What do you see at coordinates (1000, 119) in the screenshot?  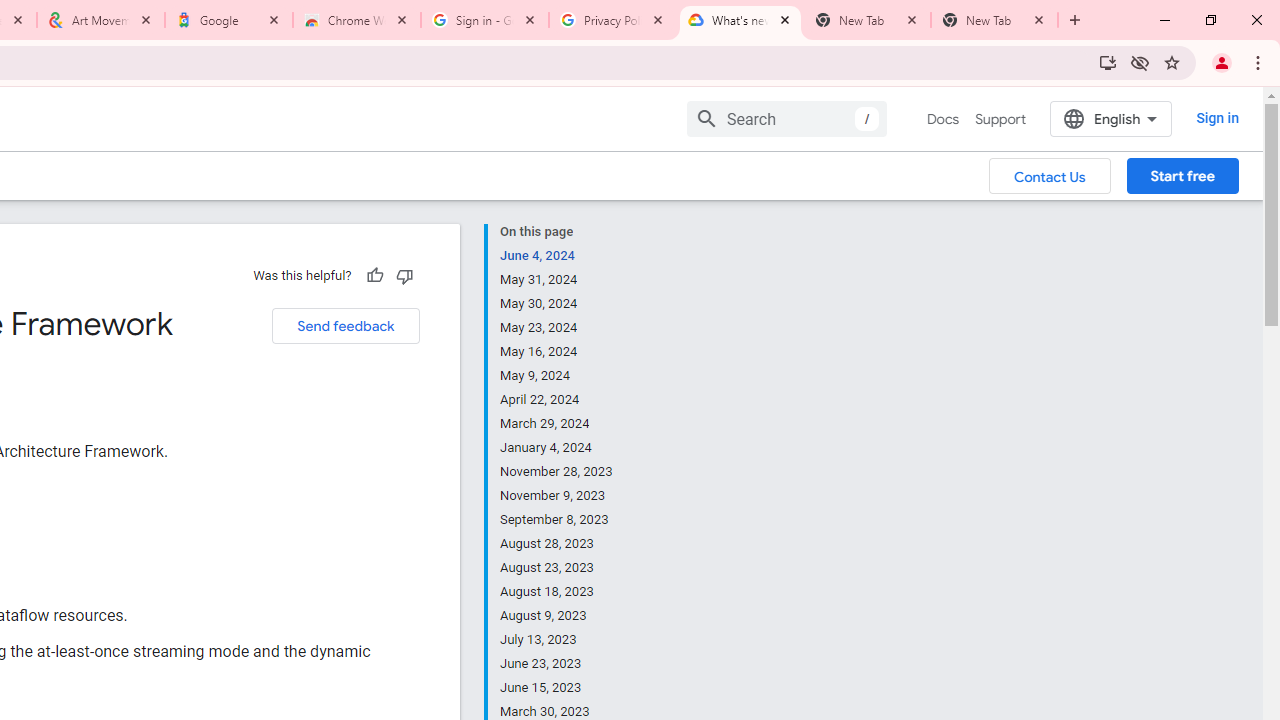 I see `'Support'` at bounding box center [1000, 119].